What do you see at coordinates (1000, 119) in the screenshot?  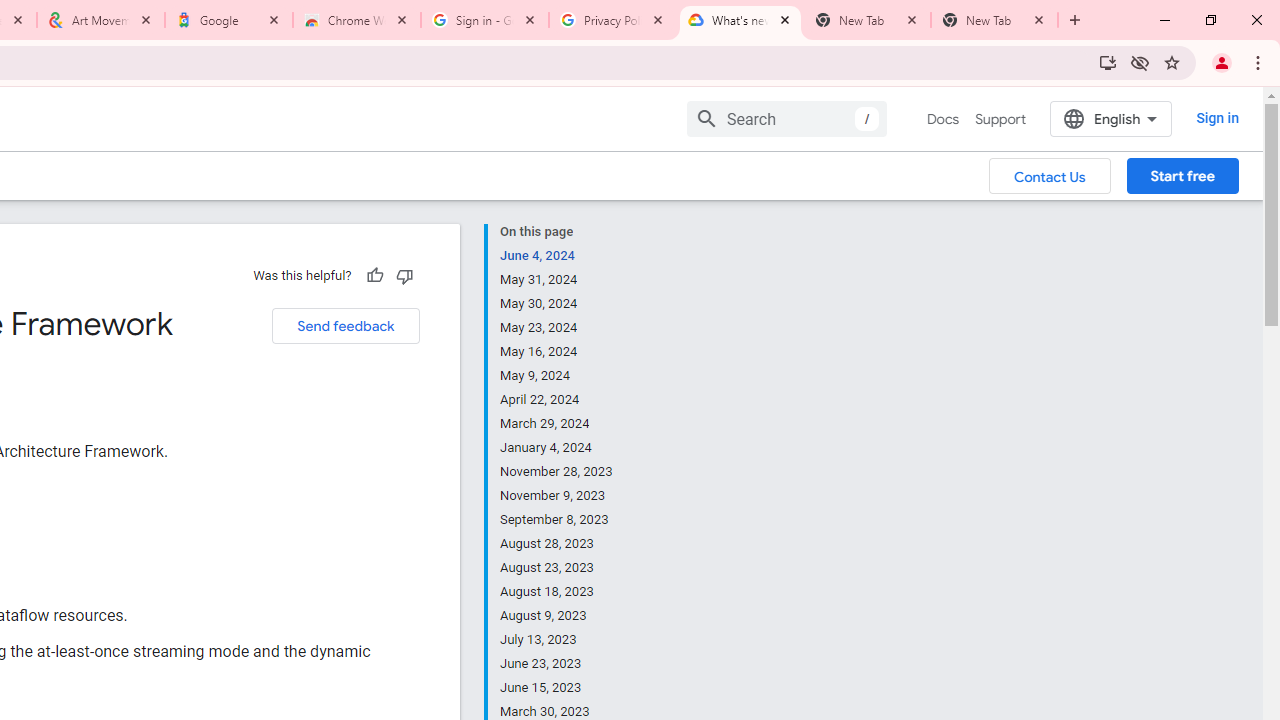 I see `'Support'` at bounding box center [1000, 119].